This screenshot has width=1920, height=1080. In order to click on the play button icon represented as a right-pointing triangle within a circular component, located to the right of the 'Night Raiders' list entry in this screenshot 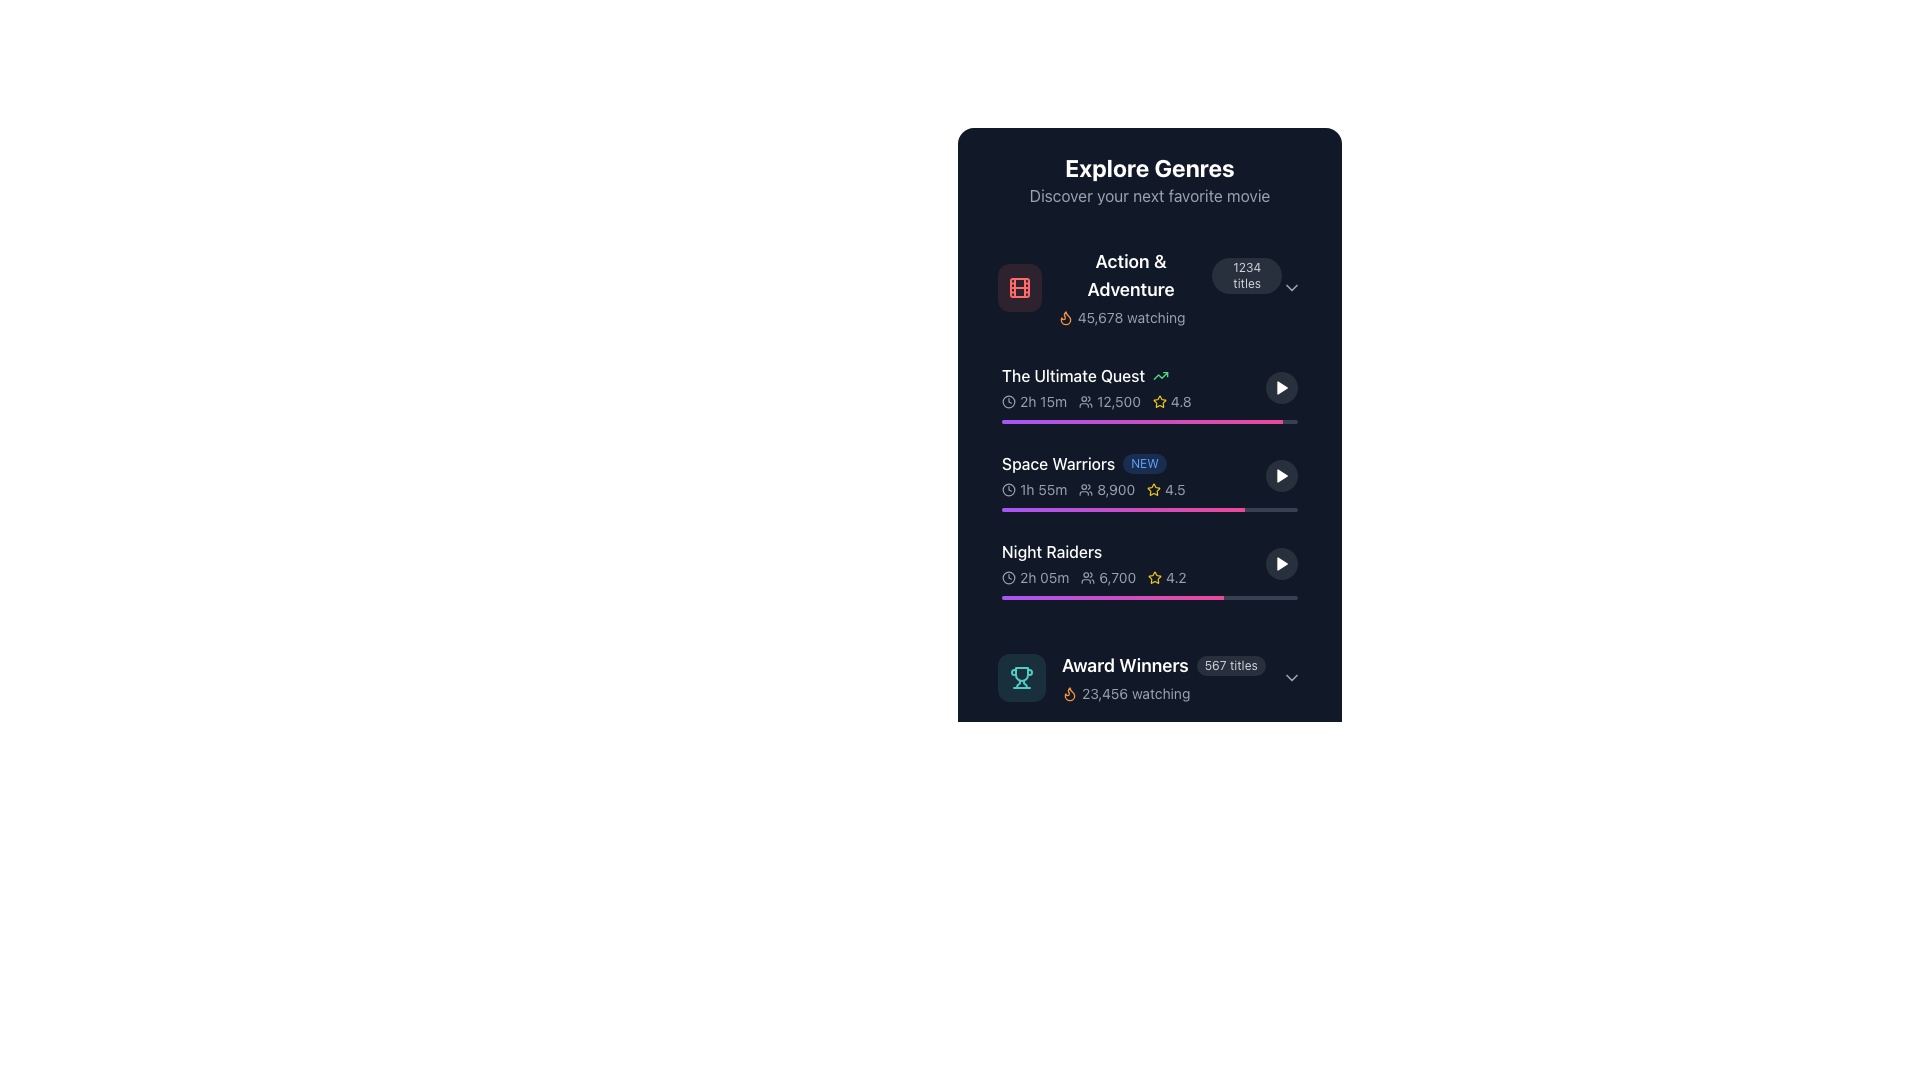, I will do `click(1281, 563)`.